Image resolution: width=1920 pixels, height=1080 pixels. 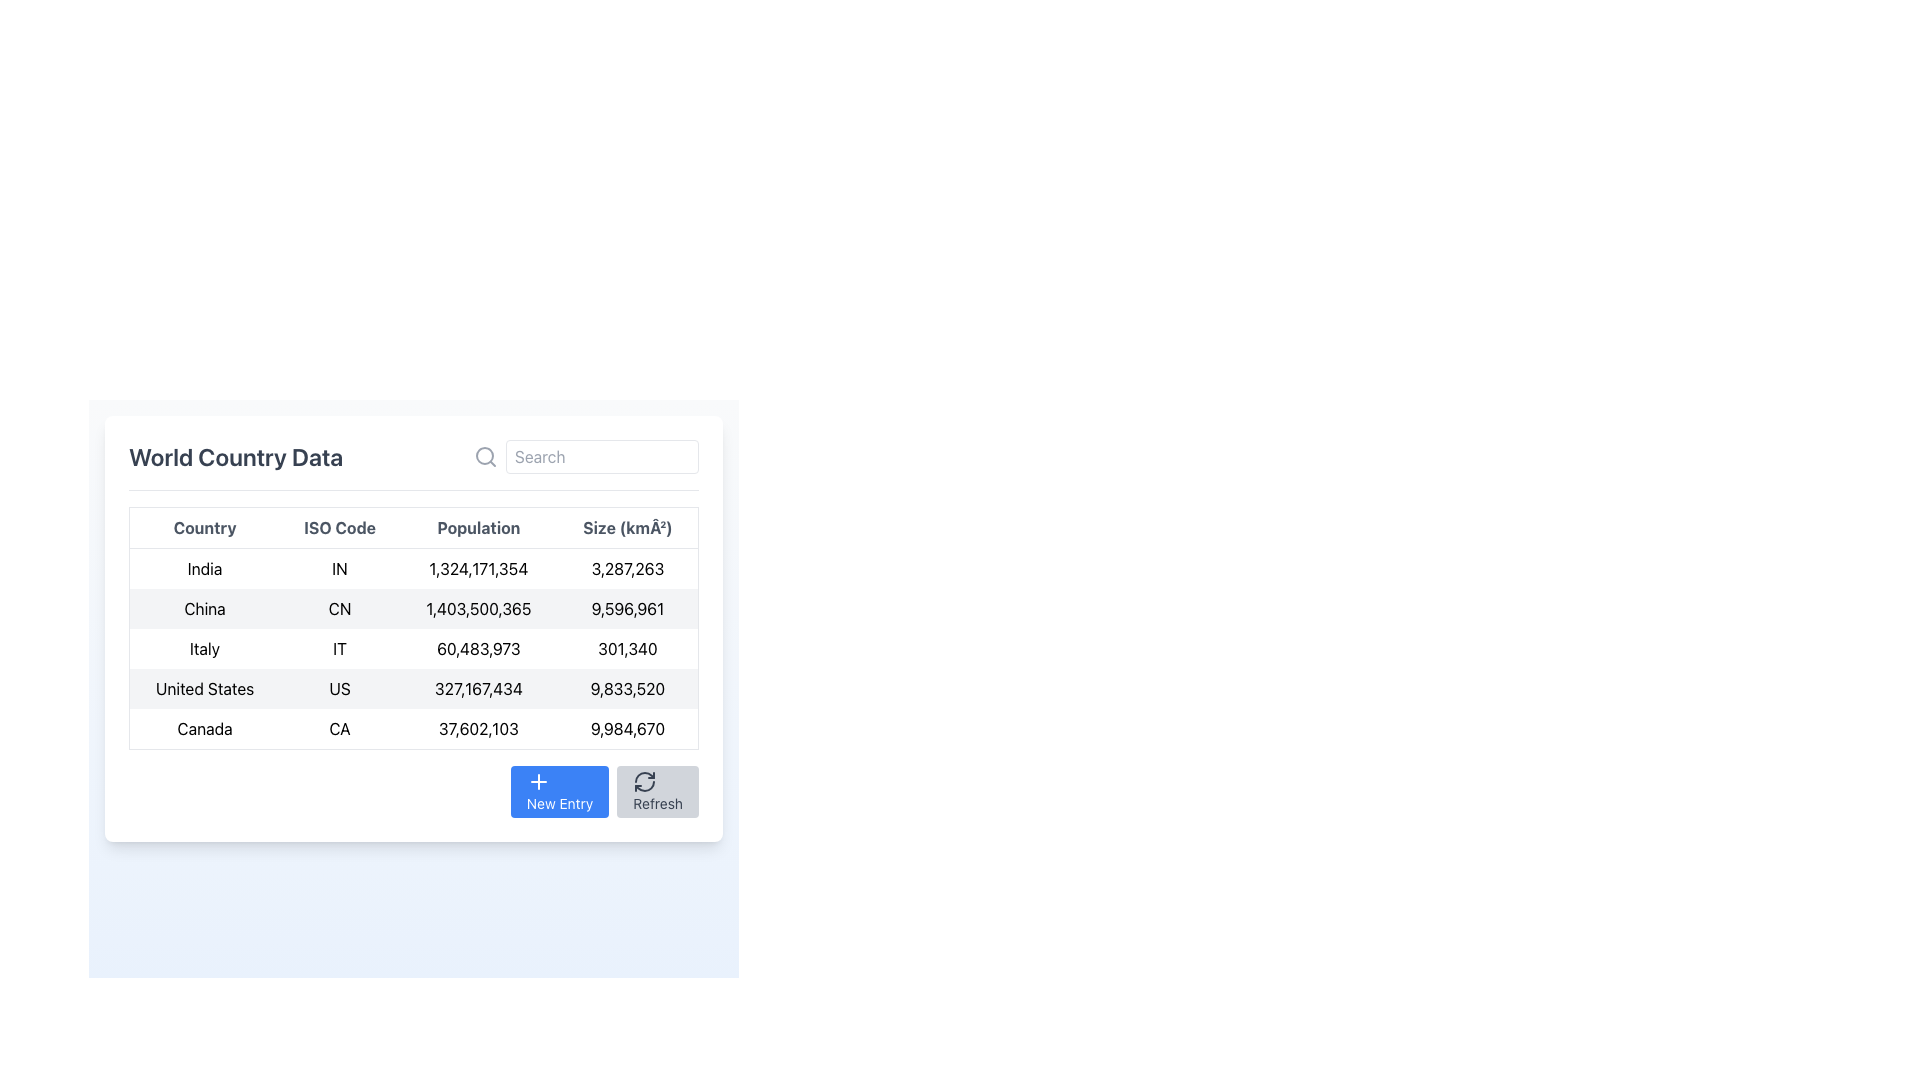 What do you see at coordinates (412, 648) in the screenshot?
I see `the third table row displaying information about Italy, located between the rows for China and United States in the country data table` at bounding box center [412, 648].